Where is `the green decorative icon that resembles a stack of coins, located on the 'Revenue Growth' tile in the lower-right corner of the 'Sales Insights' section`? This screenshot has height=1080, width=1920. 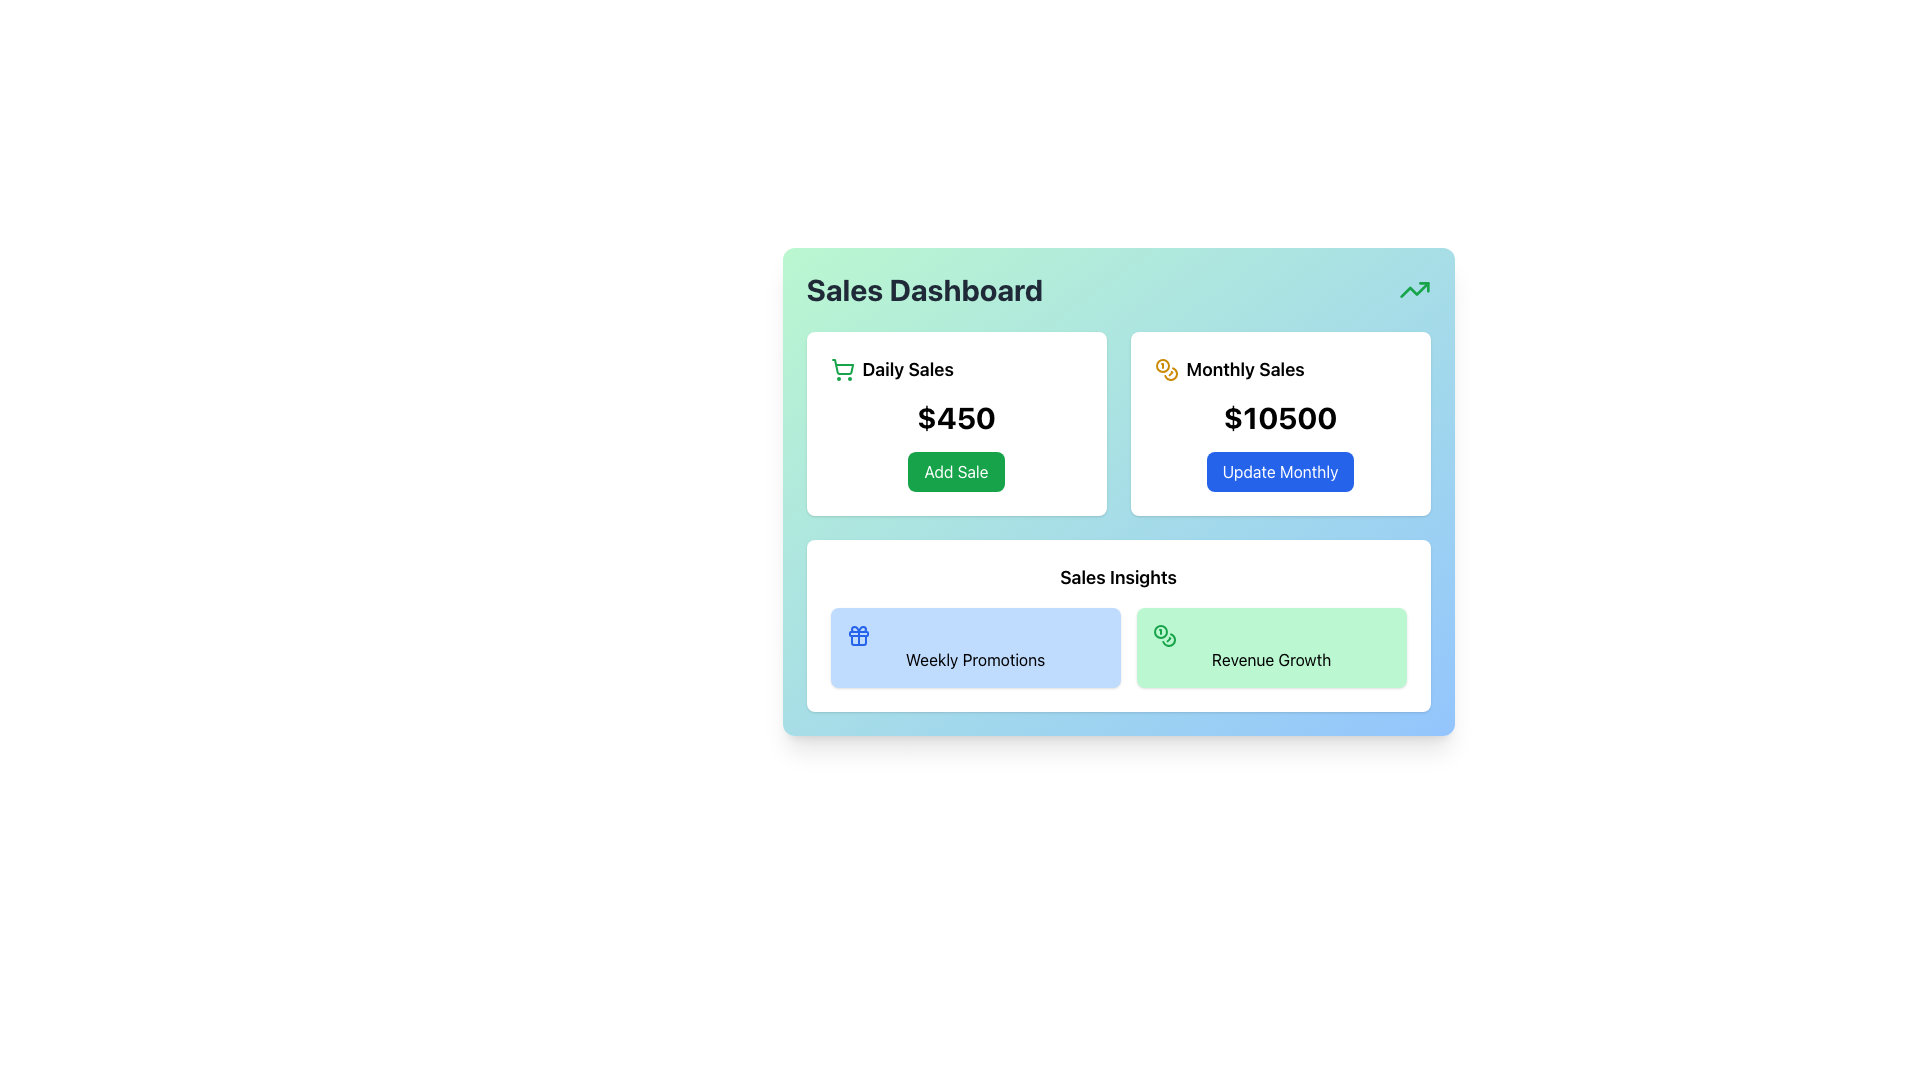 the green decorative icon that resembles a stack of coins, located on the 'Revenue Growth' tile in the lower-right corner of the 'Sales Insights' section is located at coordinates (1164, 636).